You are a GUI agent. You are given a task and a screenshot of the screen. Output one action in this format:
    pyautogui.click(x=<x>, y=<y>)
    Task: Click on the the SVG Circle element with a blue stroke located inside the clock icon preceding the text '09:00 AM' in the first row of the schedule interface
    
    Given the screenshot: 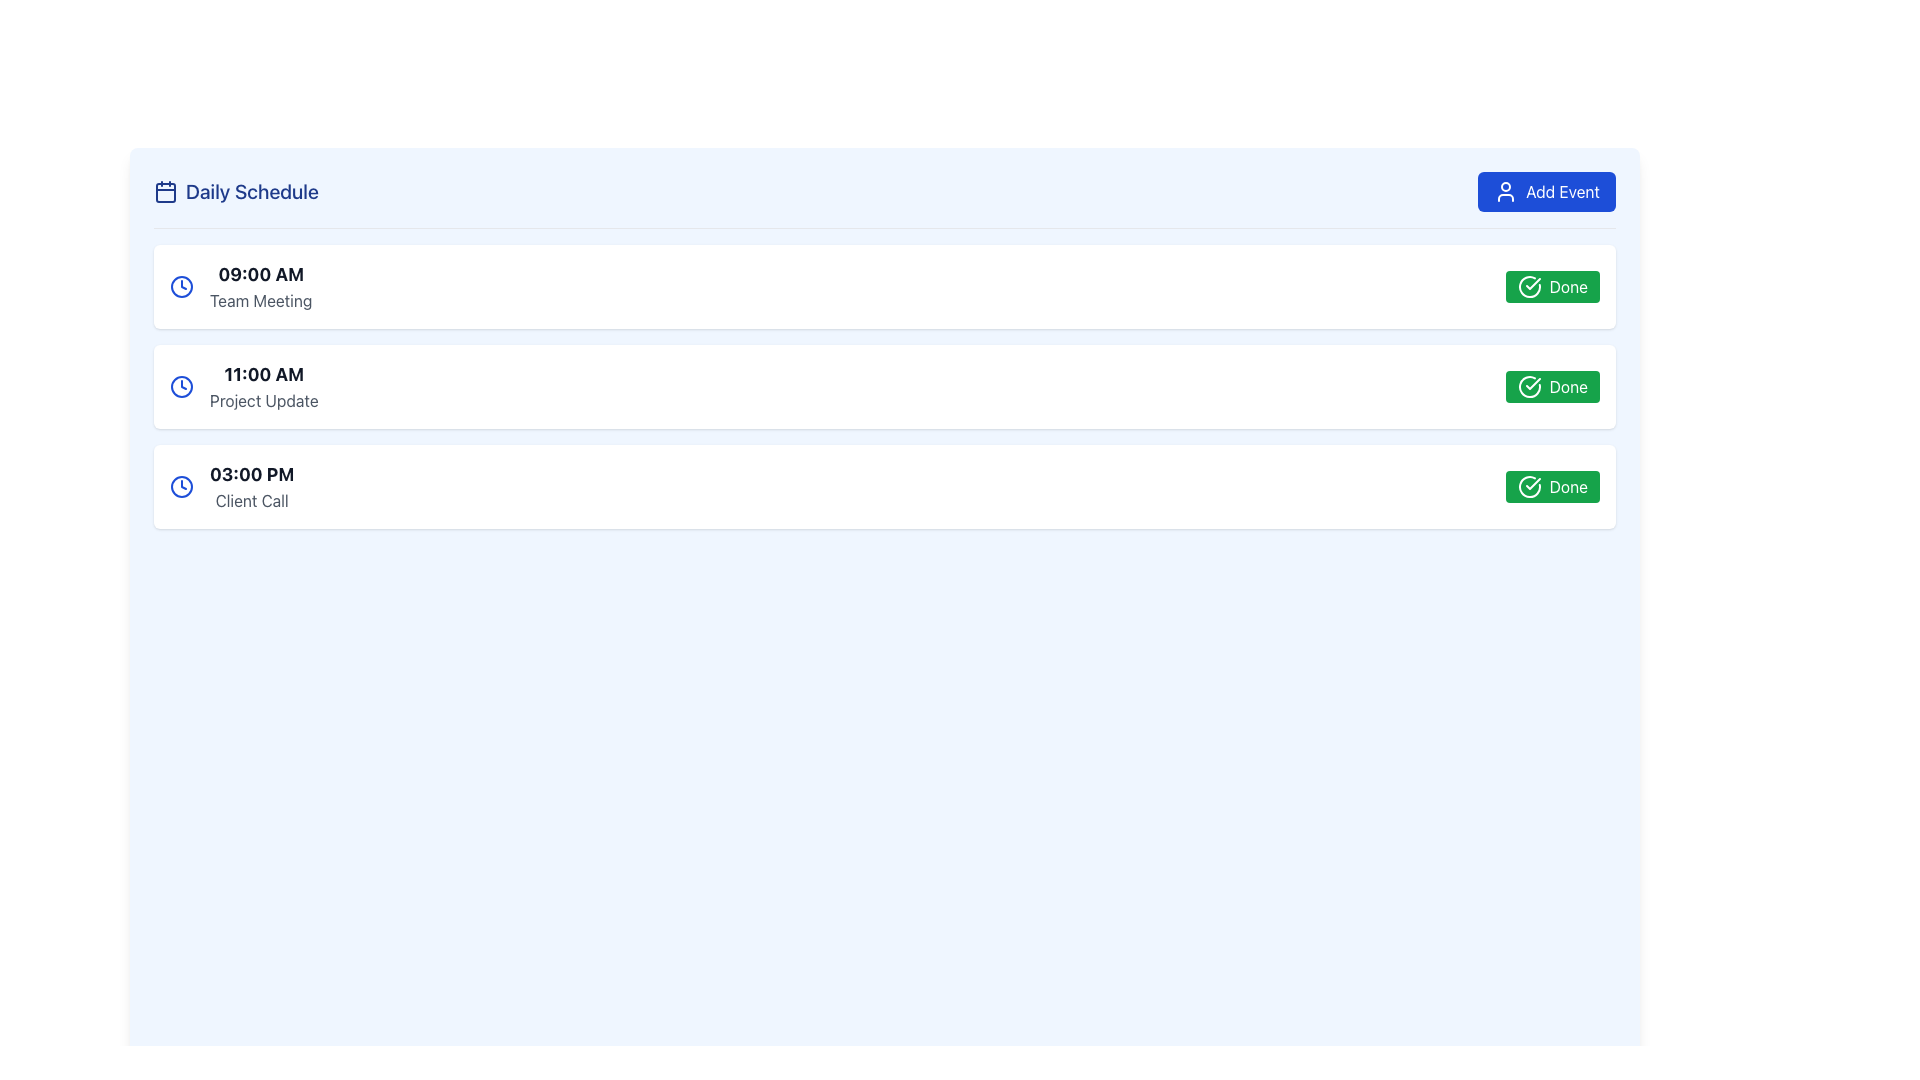 What is the action you would take?
    pyautogui.click(x=182, y=286)
    